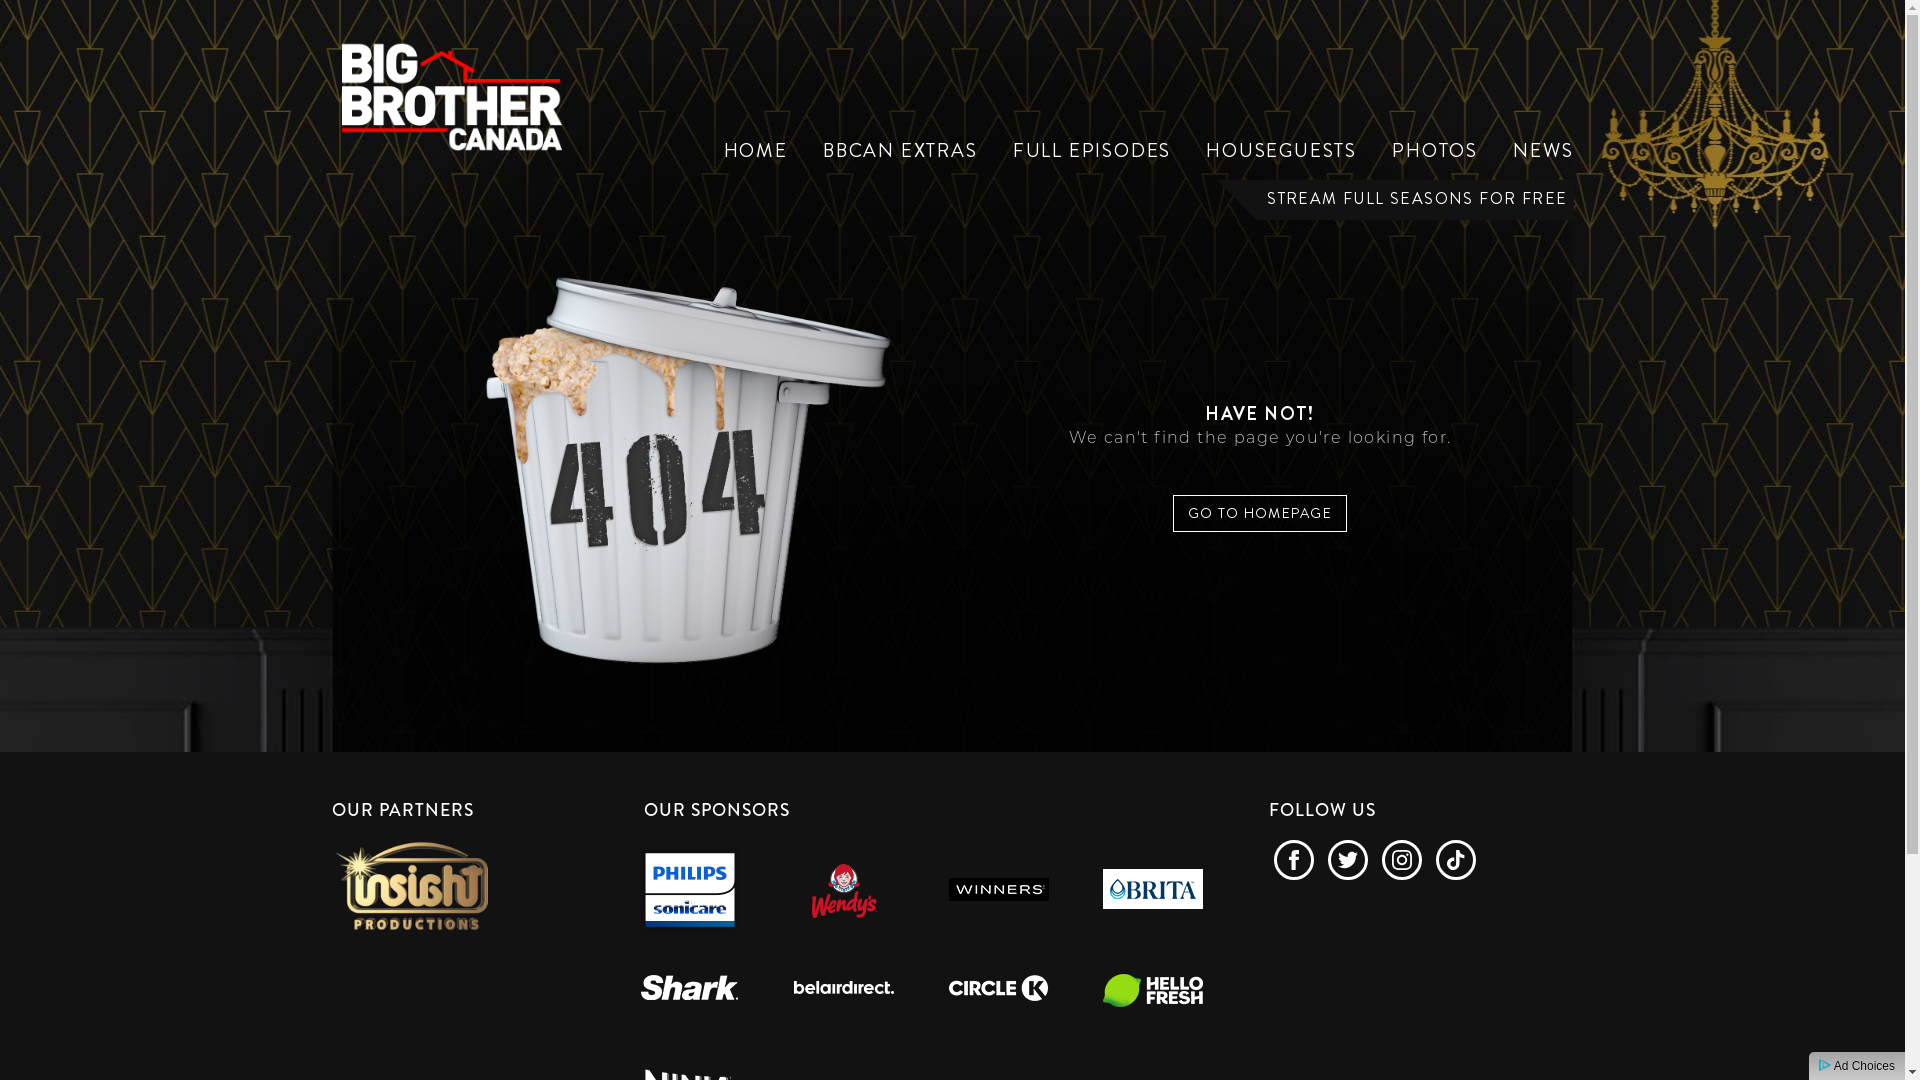 Image resolution: width=1920 pixels, height=1080 pixels. Describe the element at coordinates (1281, 149) in the screenshot. I see `'HOUSEGUESTS'` at that location.